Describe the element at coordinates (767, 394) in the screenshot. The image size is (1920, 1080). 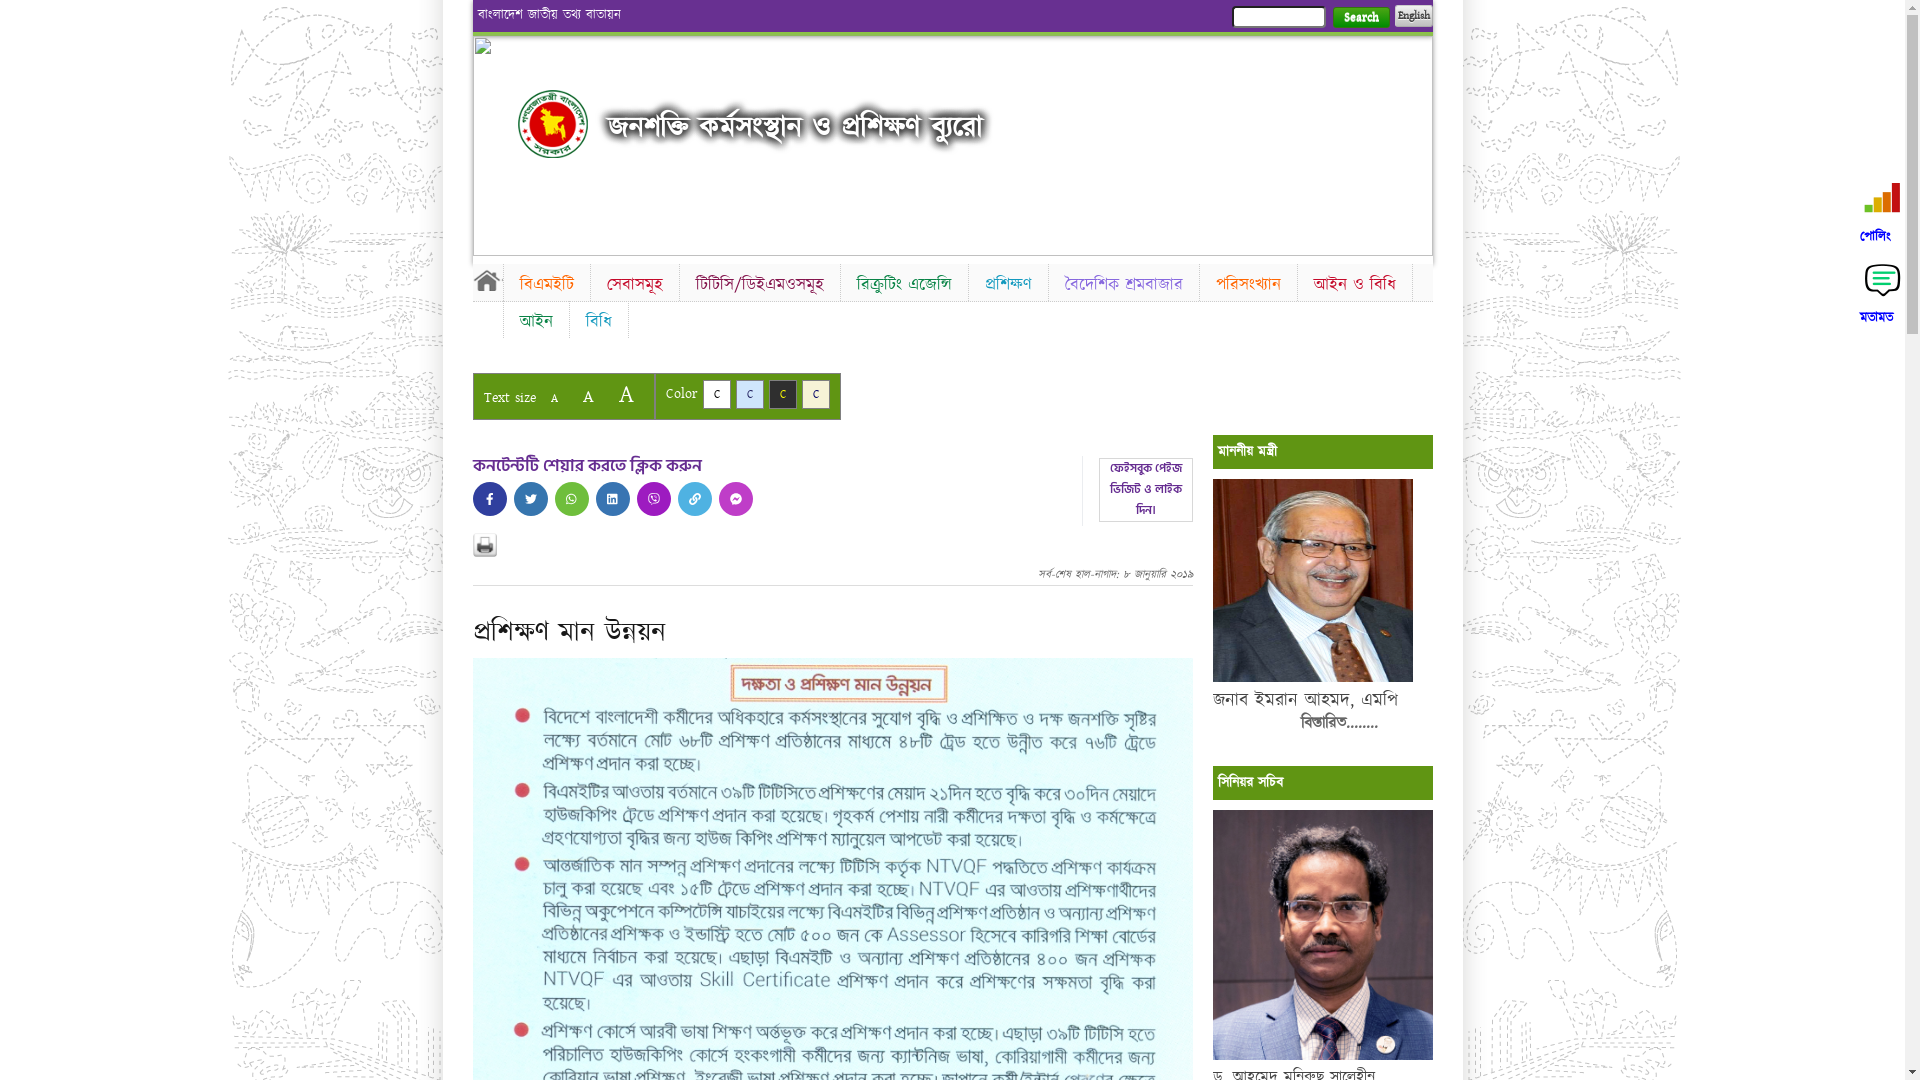
I see `'C'` at that location.